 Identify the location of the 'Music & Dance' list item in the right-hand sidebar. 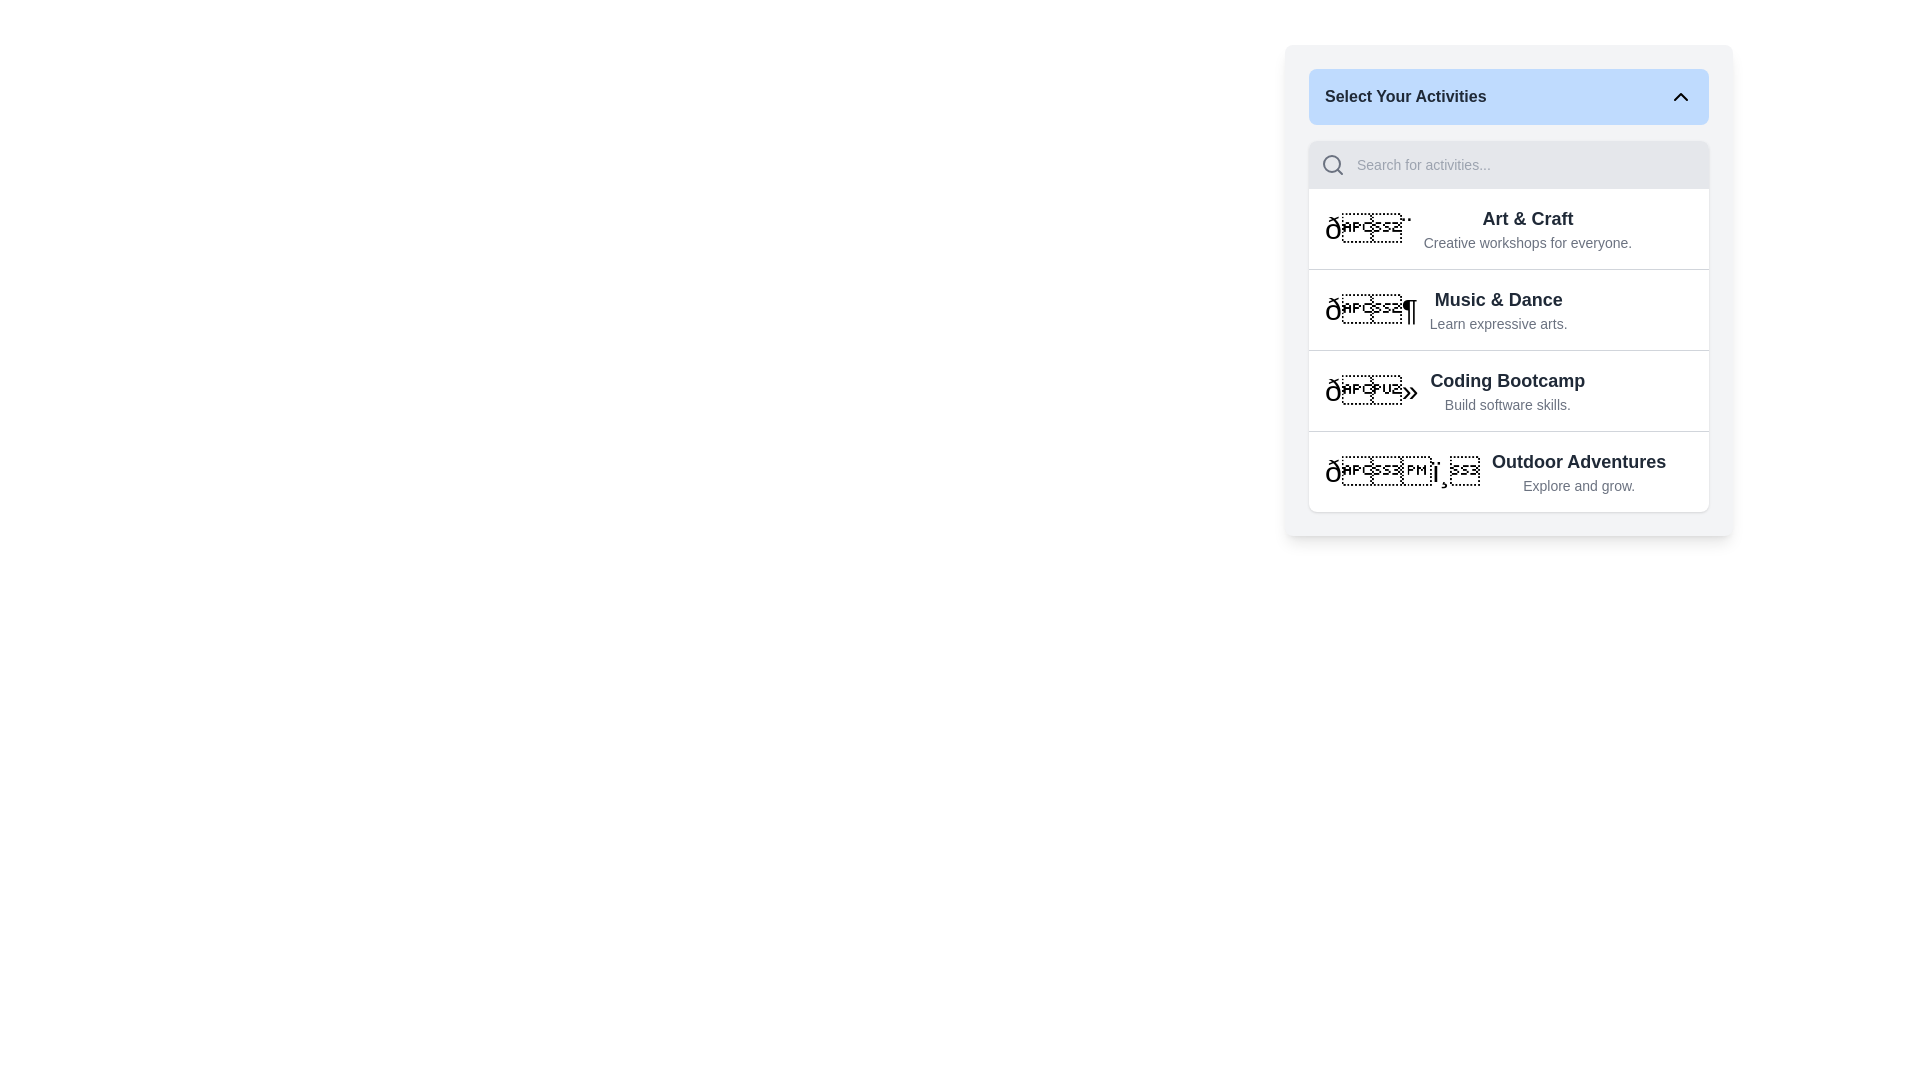
(1508, 309).